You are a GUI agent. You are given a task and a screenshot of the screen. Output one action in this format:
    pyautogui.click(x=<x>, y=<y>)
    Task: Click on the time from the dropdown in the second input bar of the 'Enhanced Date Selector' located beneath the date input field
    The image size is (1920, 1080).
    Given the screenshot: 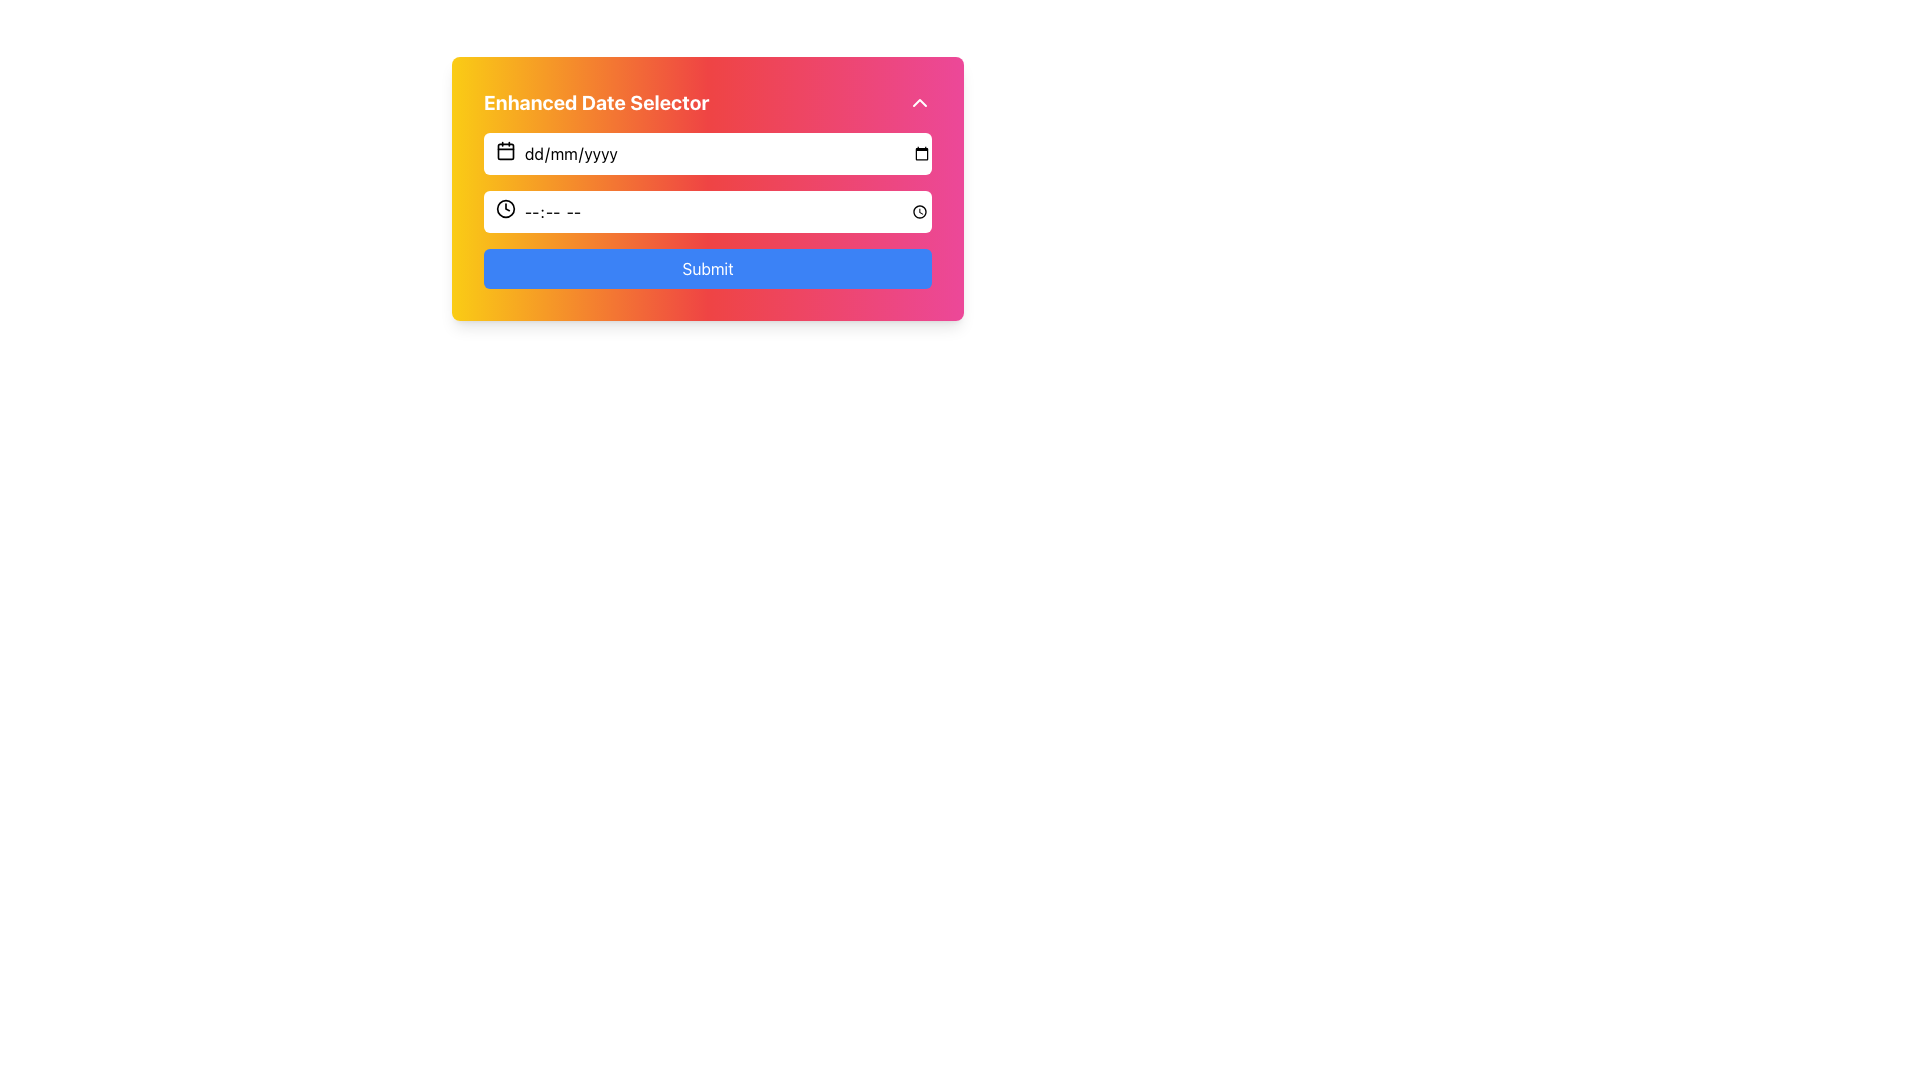 What is the action you would take?
    pyautogui.click(x=708, y=212)
    